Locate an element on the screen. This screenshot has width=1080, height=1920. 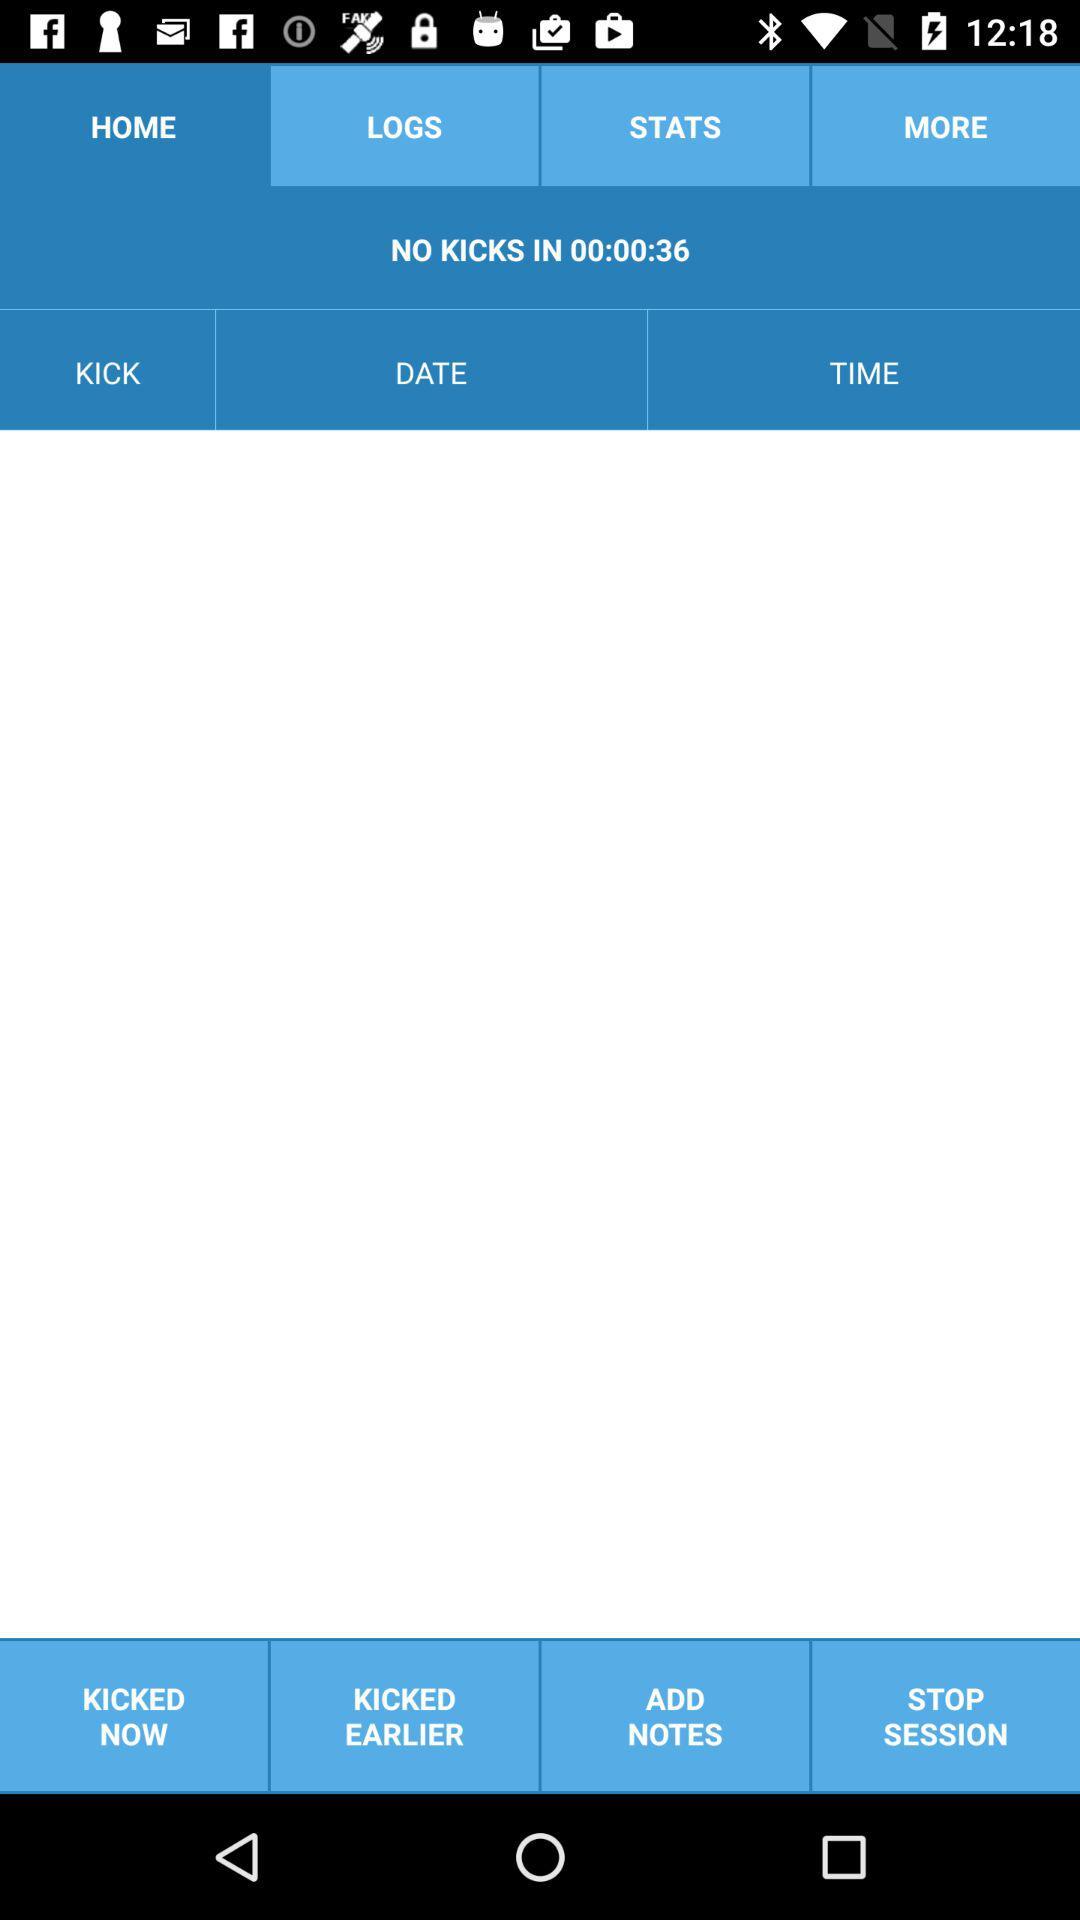
the kicked is located at coordinates (133, 1715).